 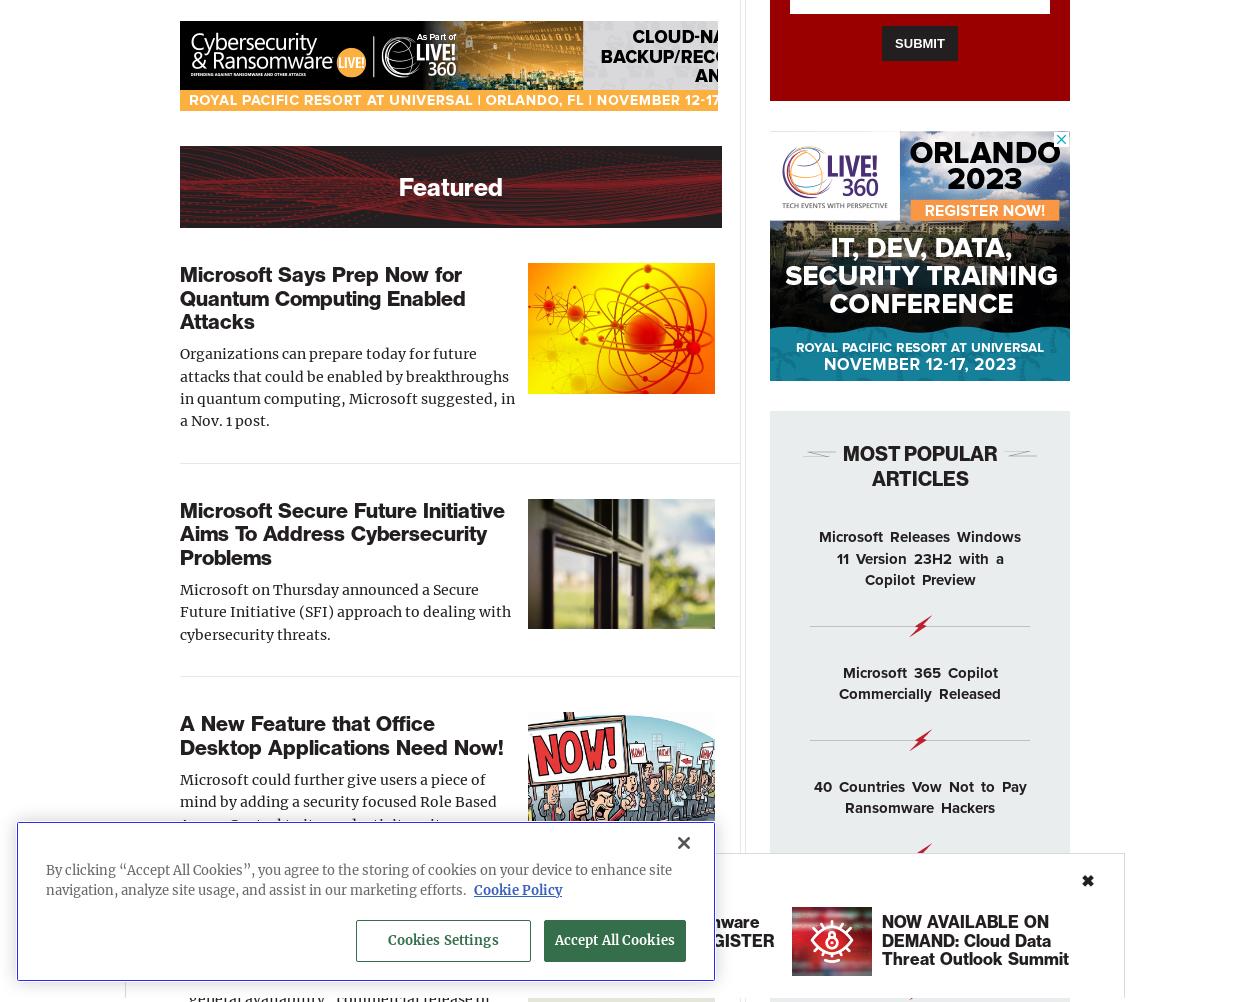 What do you see at coordinates (449, 186) in the screenshot?
I see `'Featured'` at bounding box center [449, 186].